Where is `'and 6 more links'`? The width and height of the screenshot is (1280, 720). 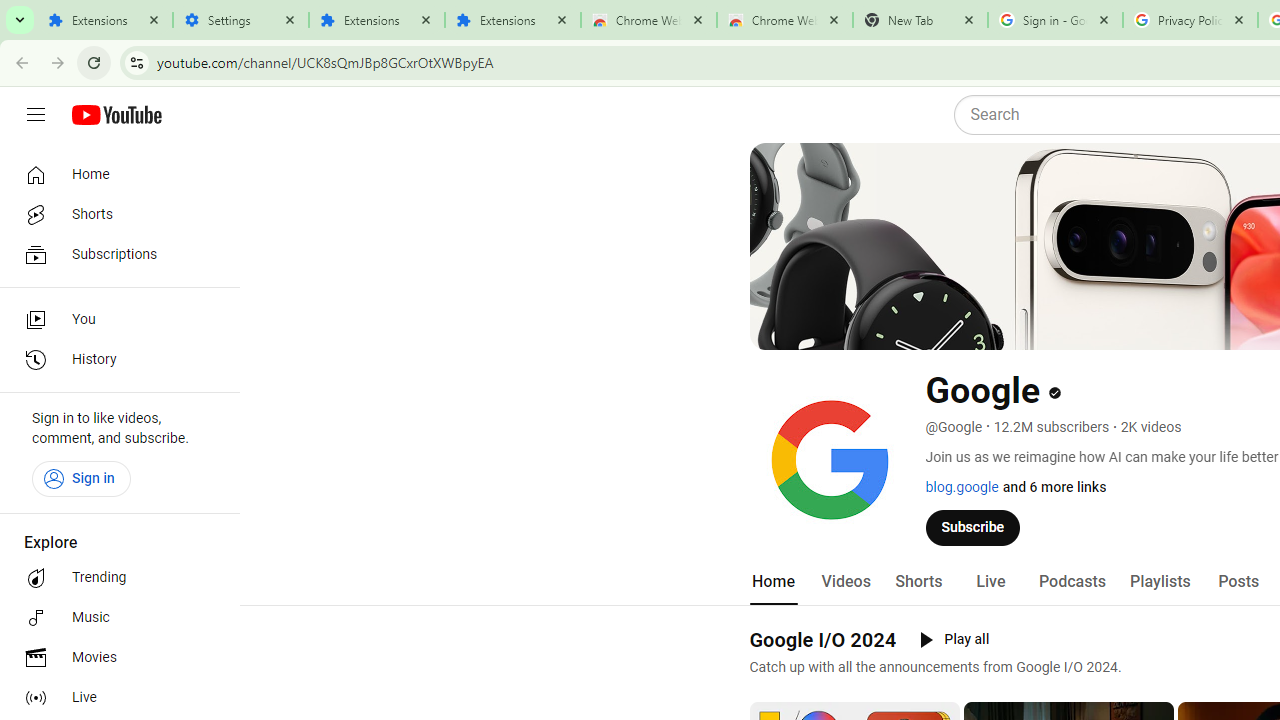
'and 6 more links' is located at coordinates (1053, 487).